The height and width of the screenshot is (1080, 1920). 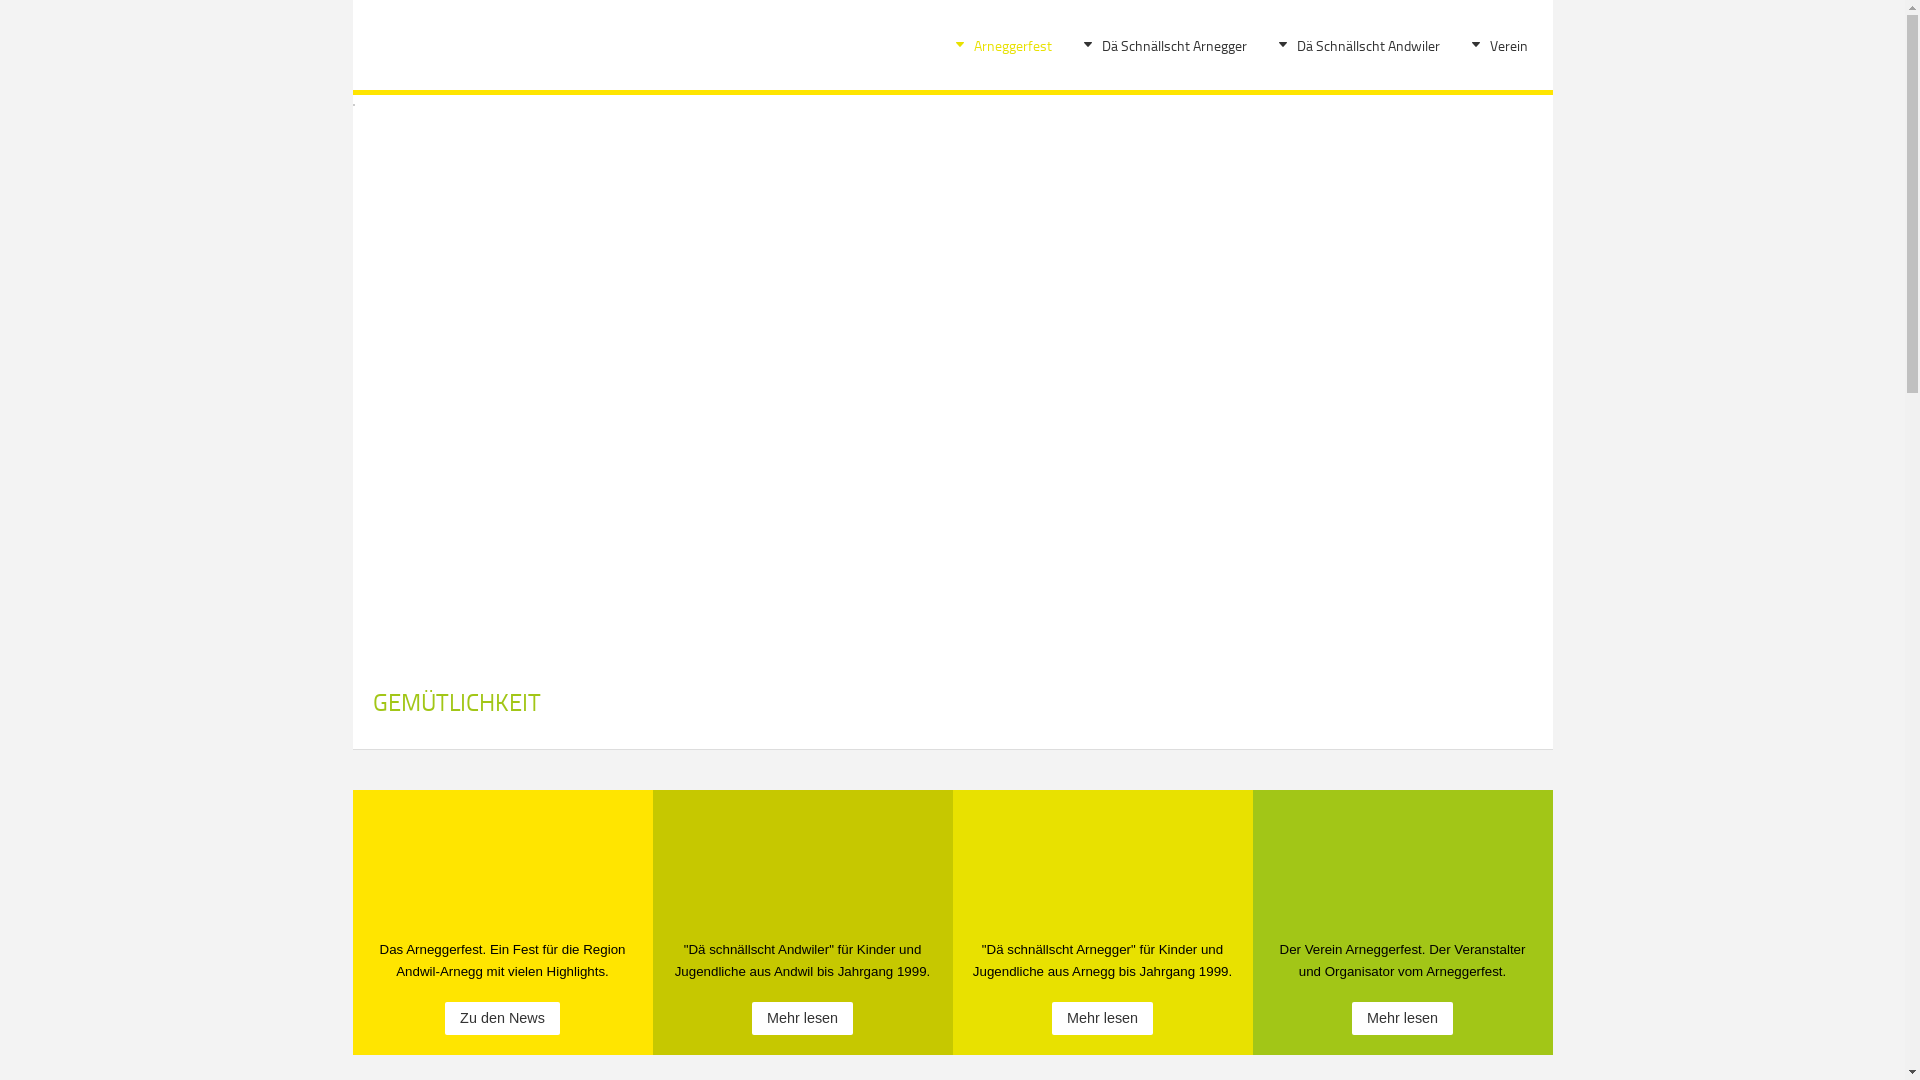 What do you see at coordinates (1507, 45) in the screenshot?
I see `'Verein'` at bounding box center [1507, 45].